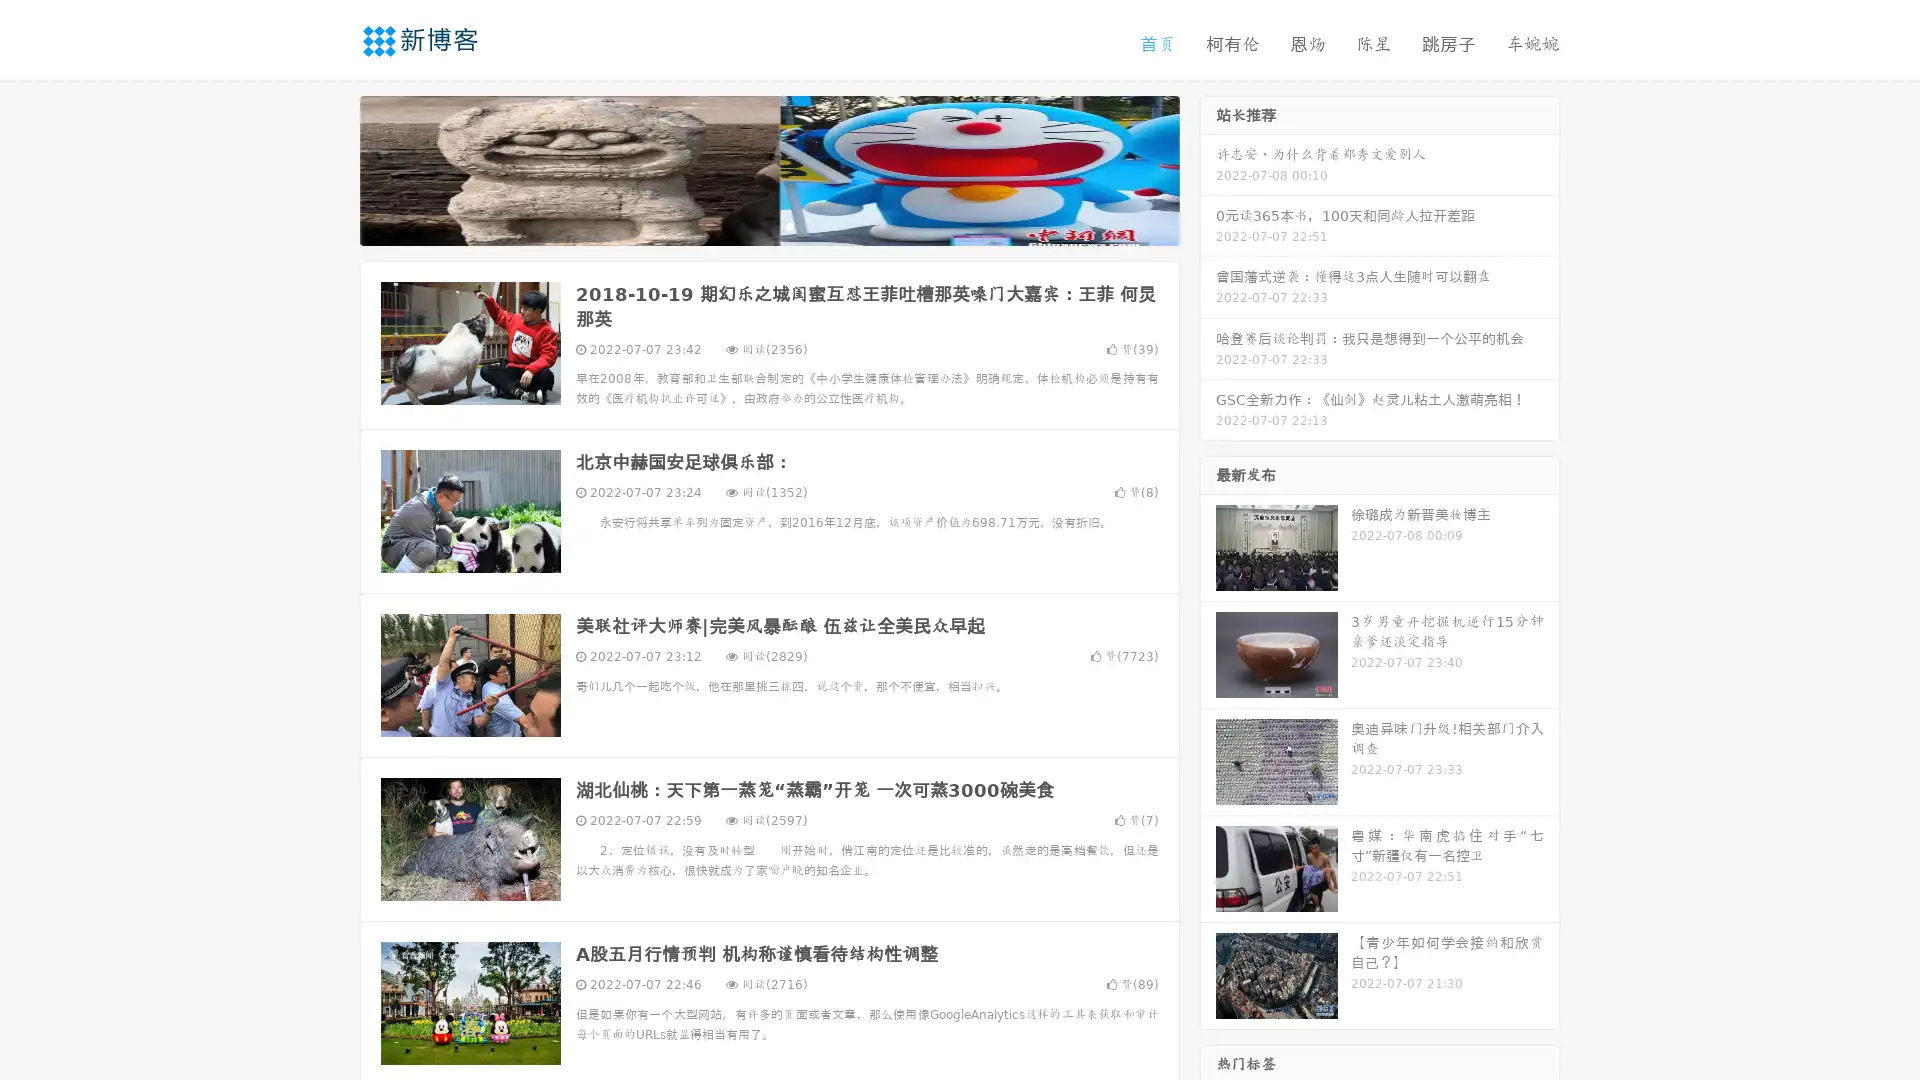 This screenshot has height=1080, width=1920. Describe the element at coordinates (748, 225) in the screenshot. I see `Go to slide 1` at that location.